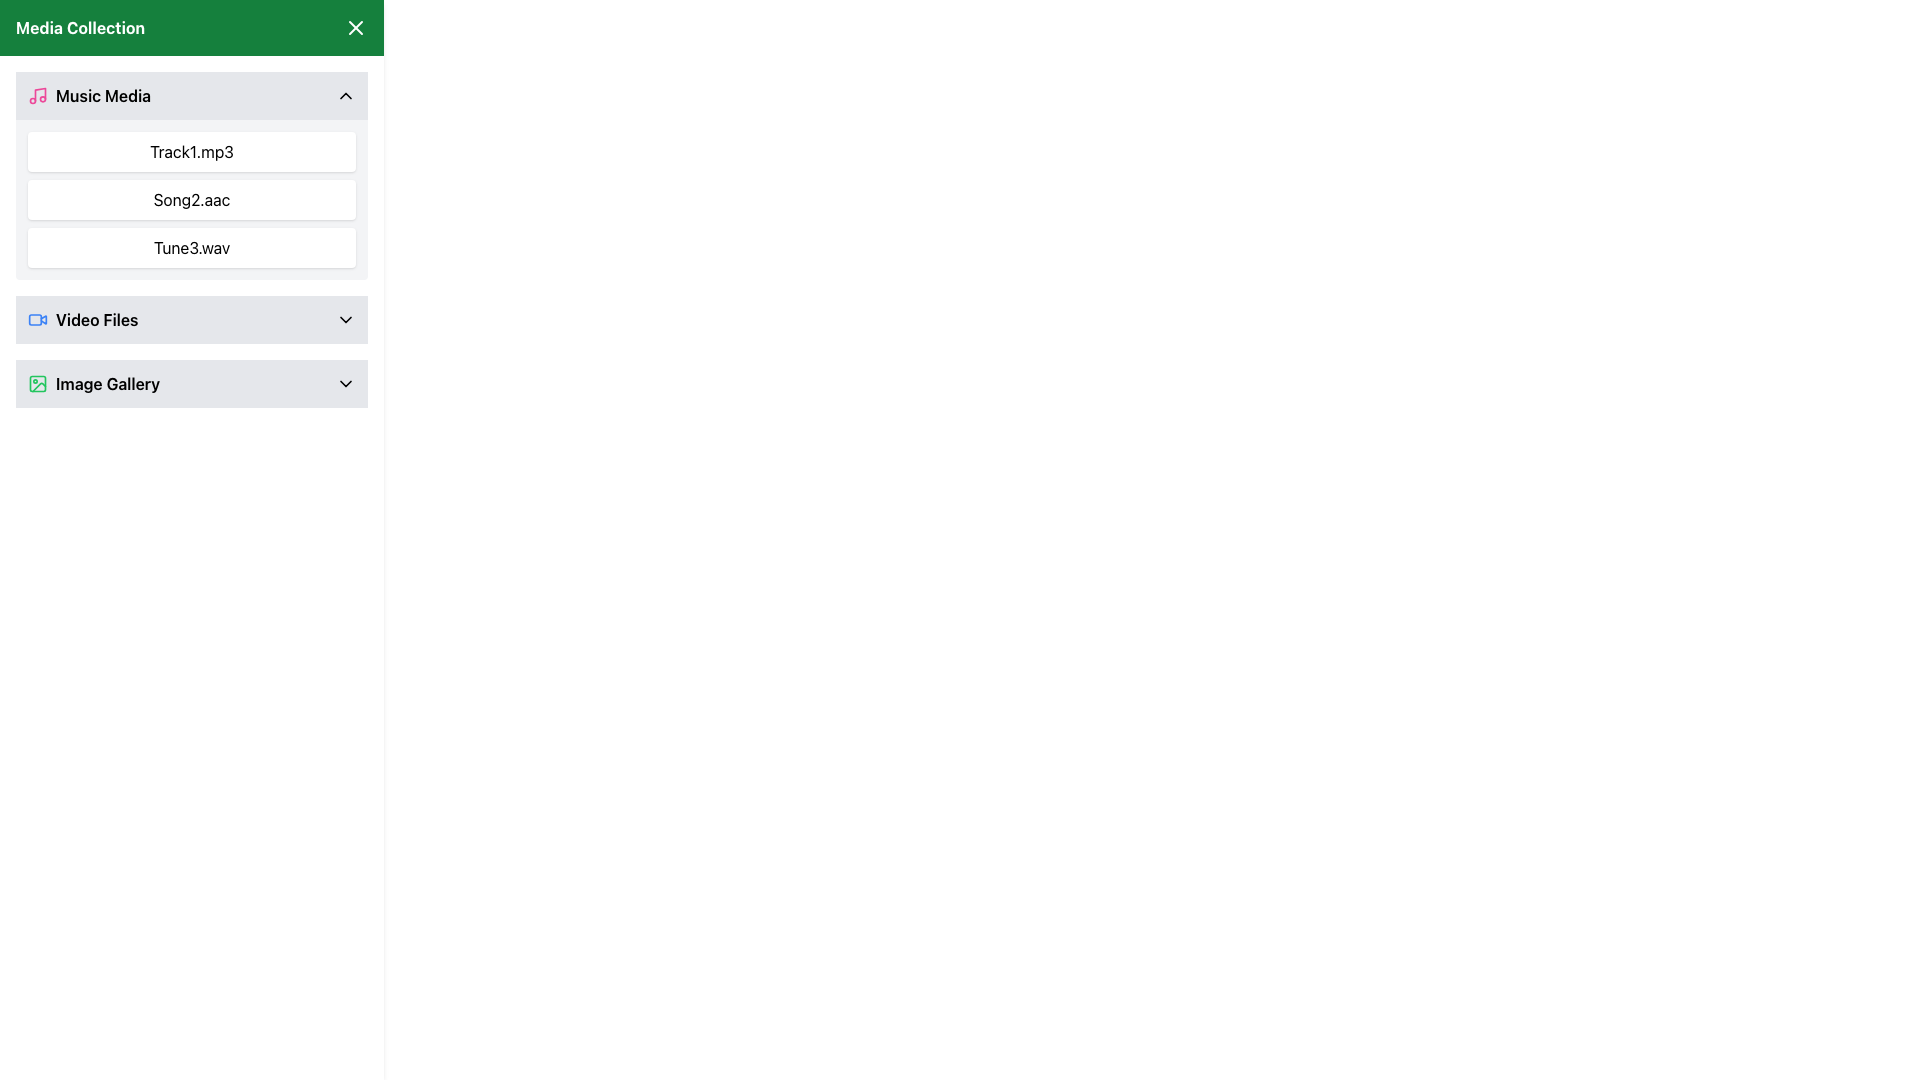 This screenshot has height=1080, width=1920. What do you see at coordinates (192, 200) in the screenshot?
I see `the second media file item in the 'Music Media' section of the green sidebar titled 'Media Collection'` at bounding box center [192, 200].